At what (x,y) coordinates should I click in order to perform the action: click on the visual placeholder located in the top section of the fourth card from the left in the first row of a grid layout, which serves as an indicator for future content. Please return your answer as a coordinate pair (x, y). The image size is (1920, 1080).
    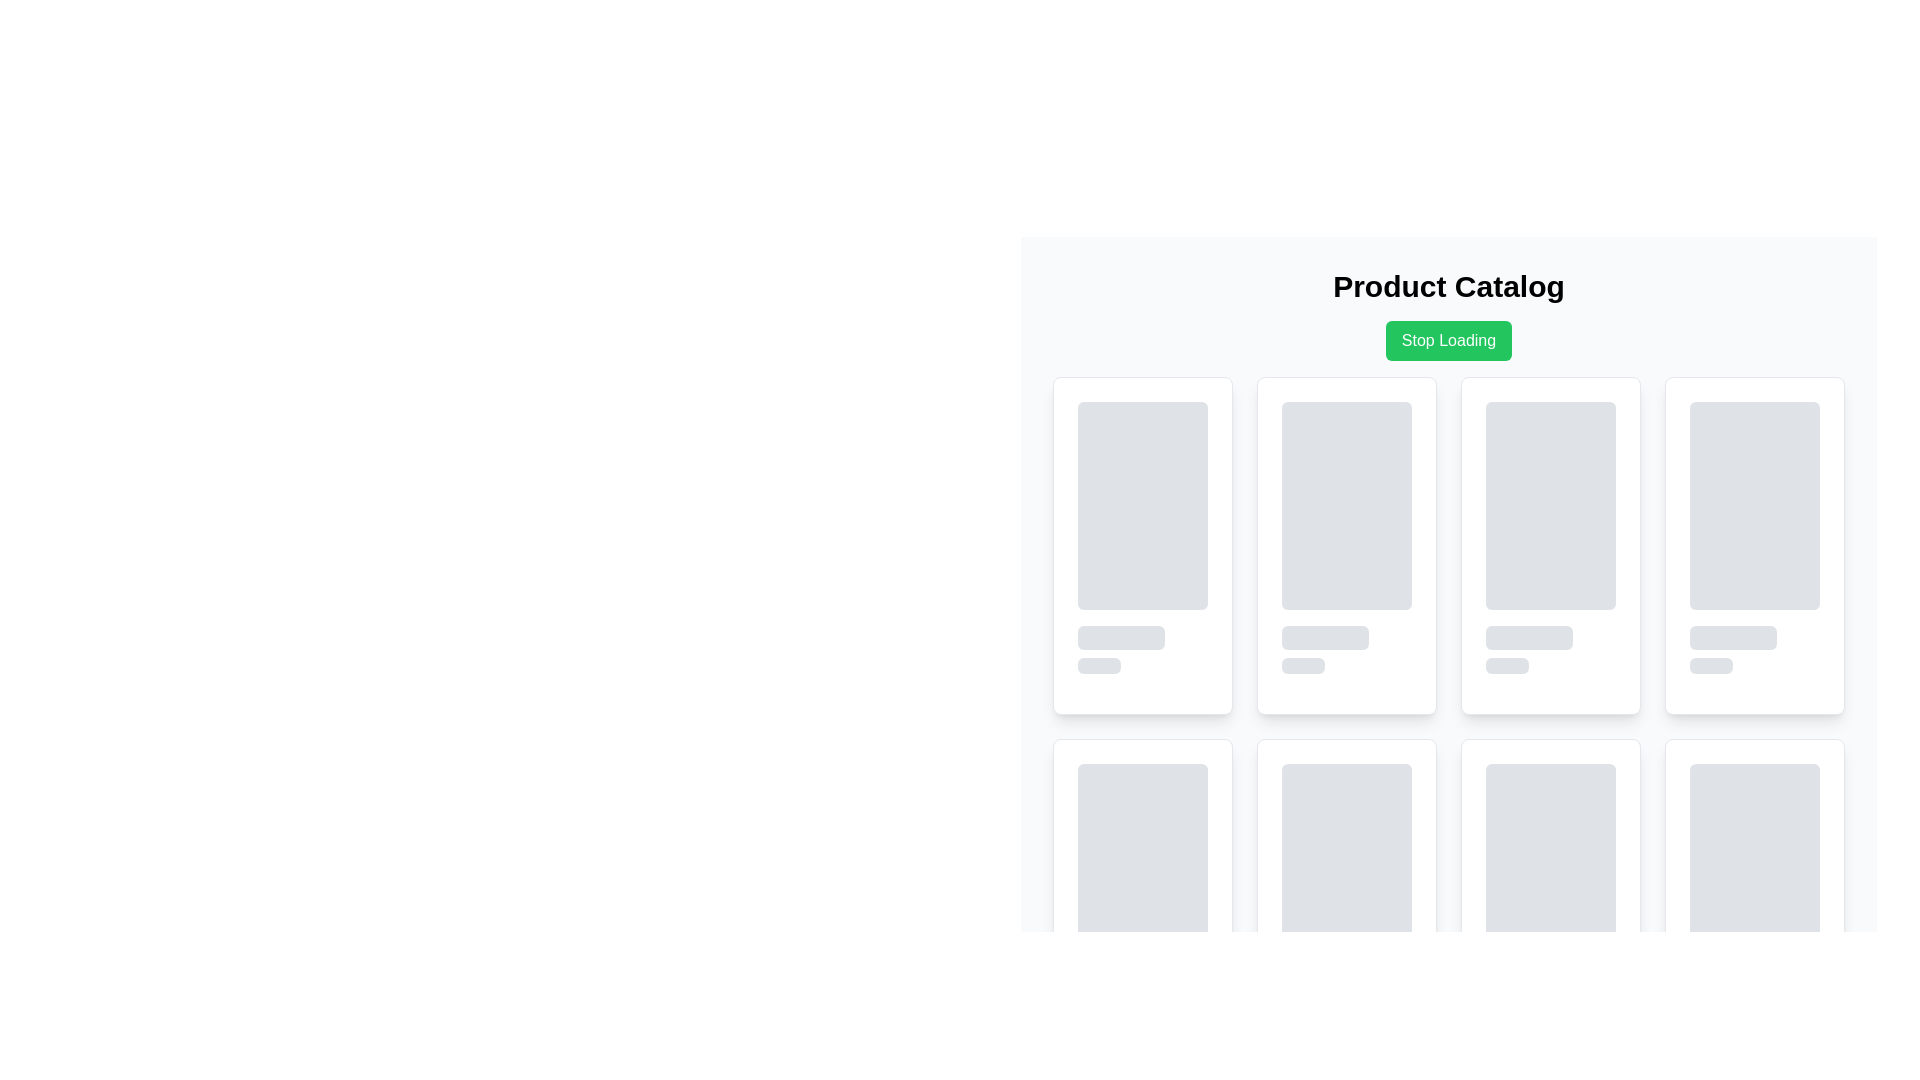
    Looking at the image, I should click on (1754, 504).